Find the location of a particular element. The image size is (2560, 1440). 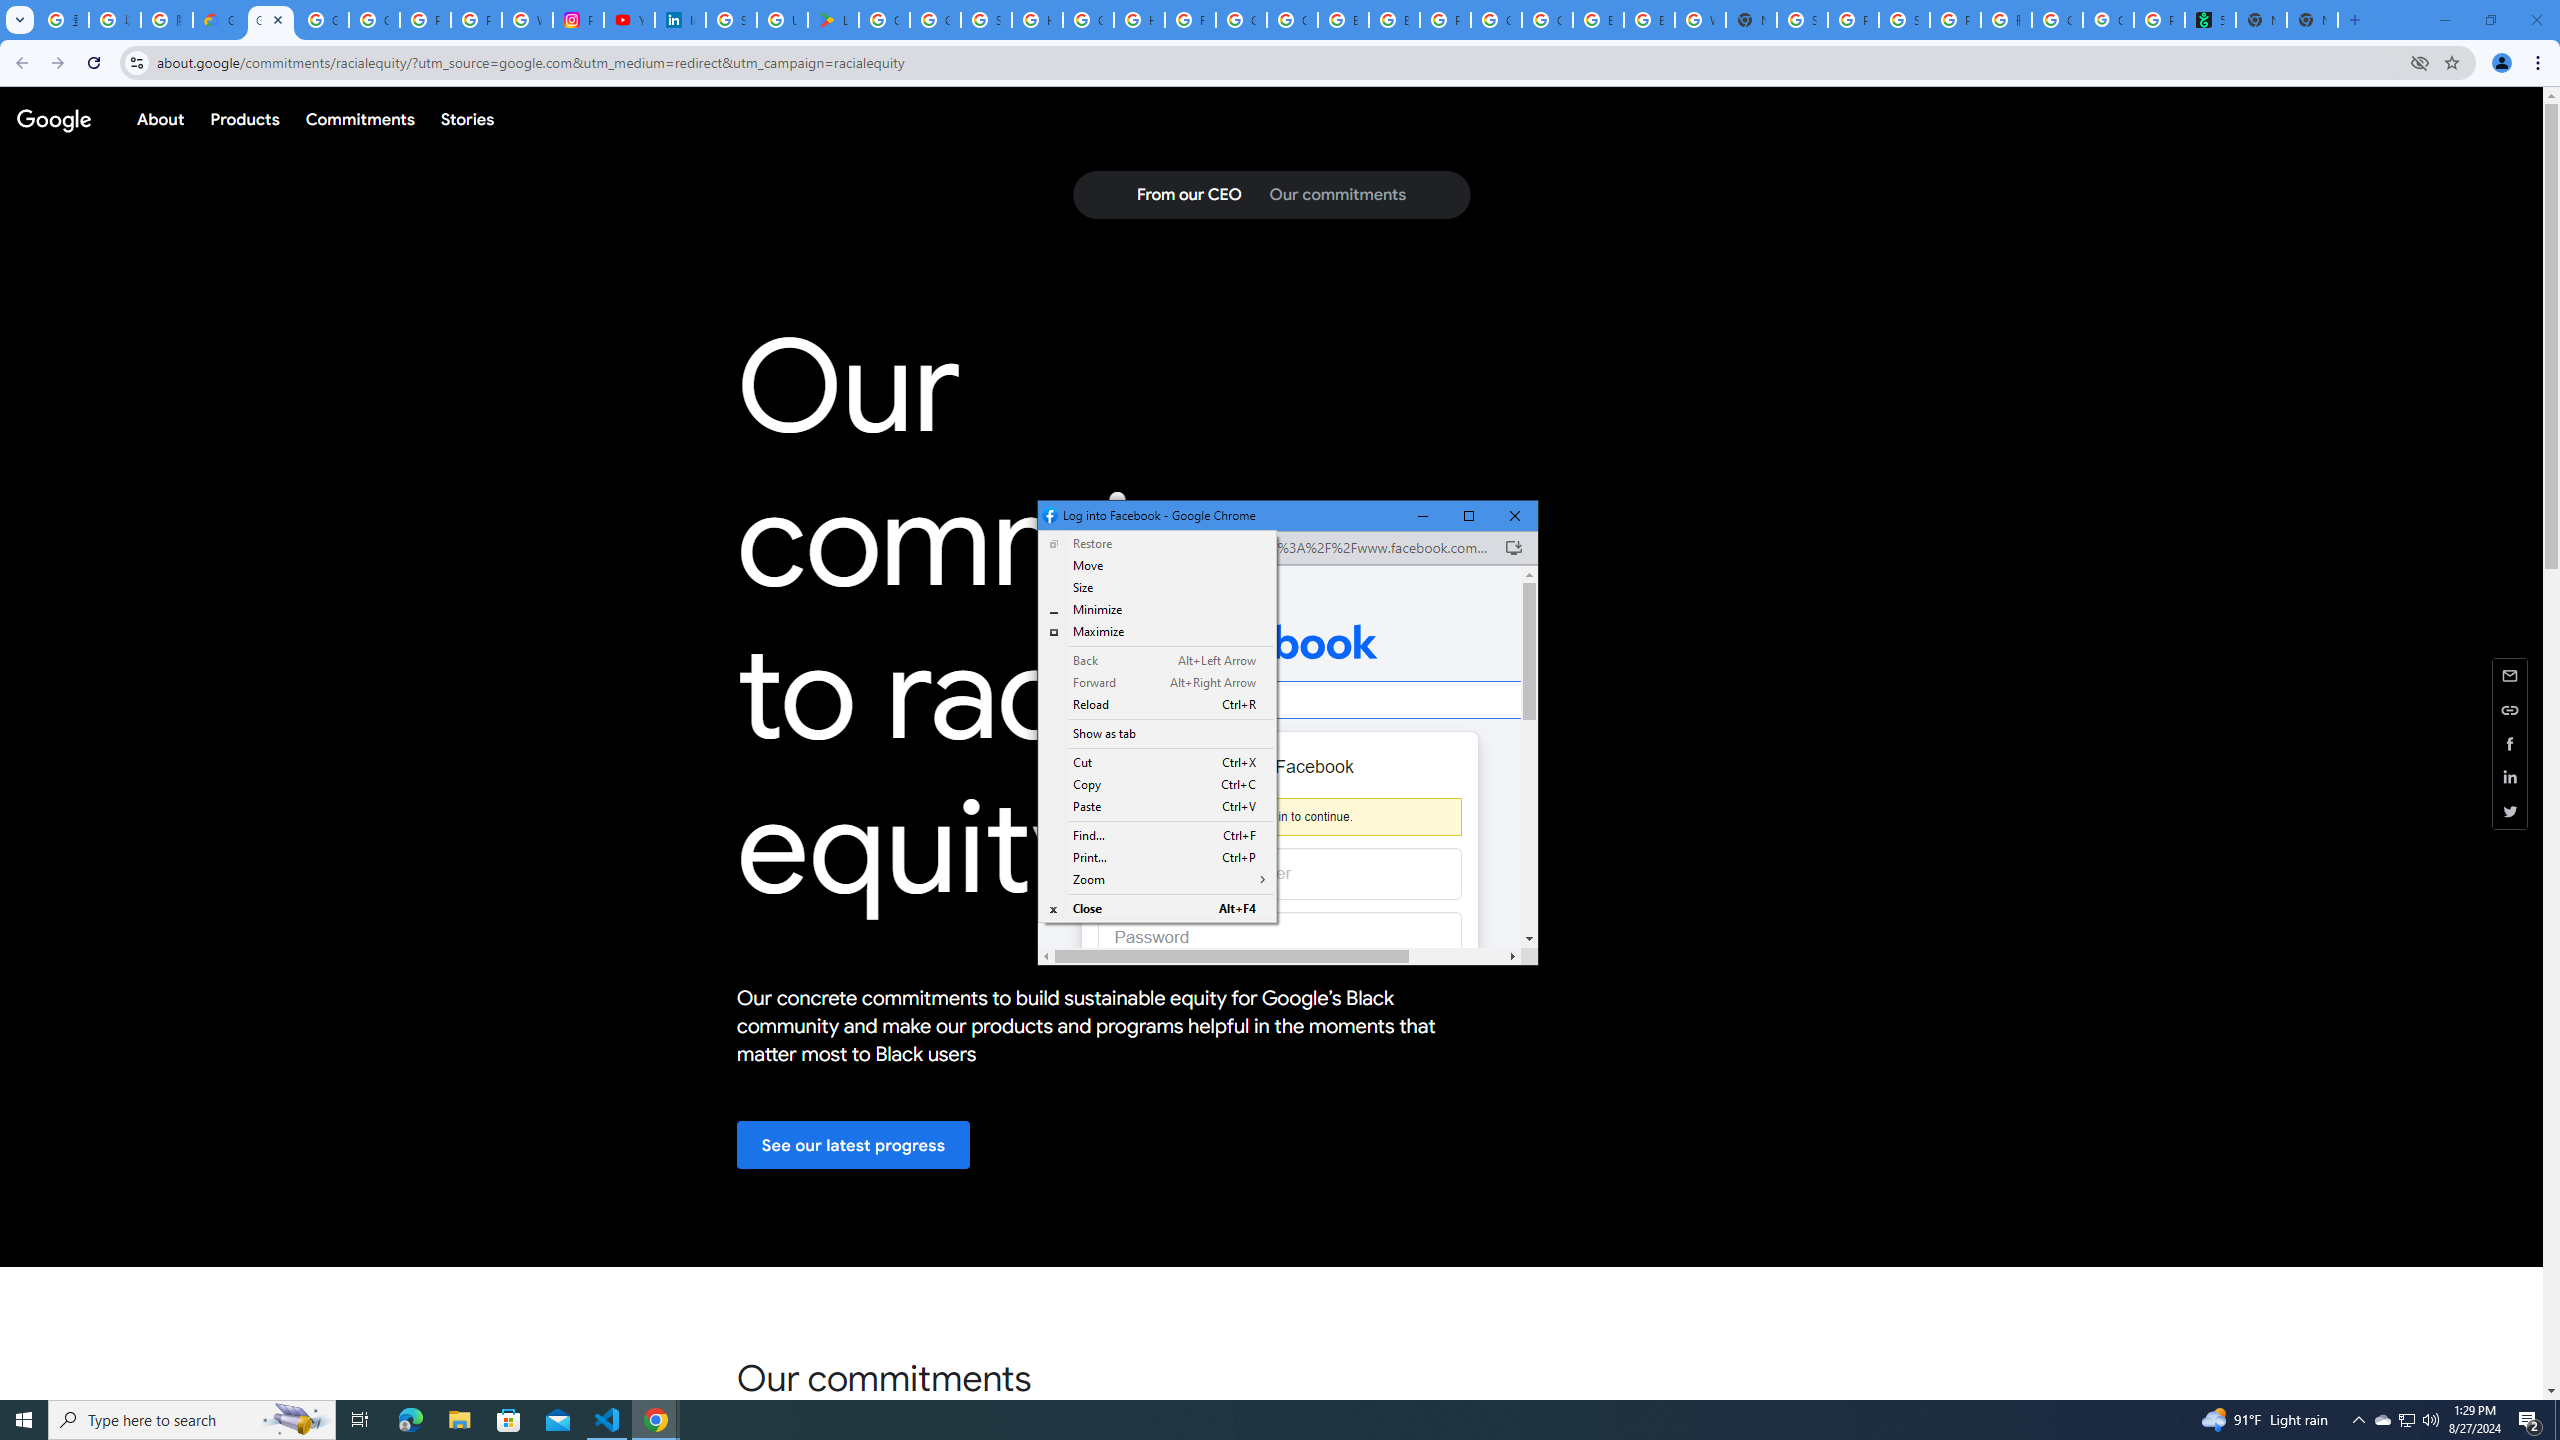

'Action Center, 2 new notifications' is located at coordinates (2530, 1418).